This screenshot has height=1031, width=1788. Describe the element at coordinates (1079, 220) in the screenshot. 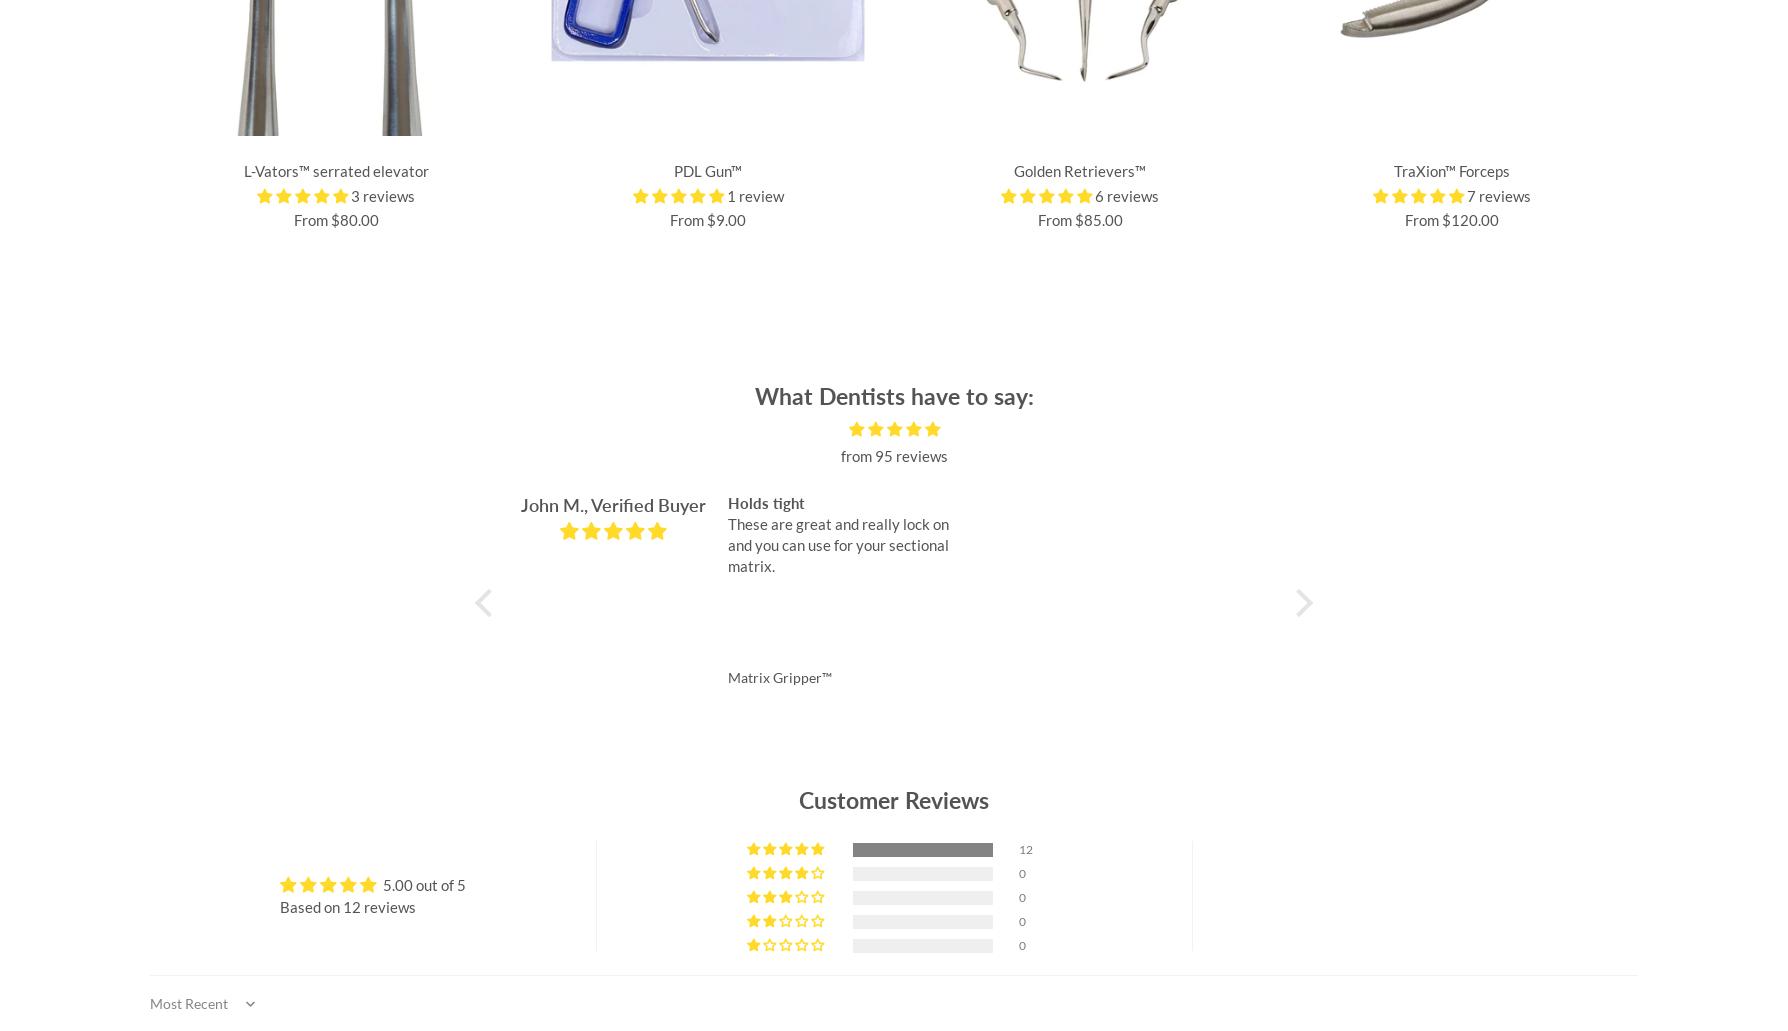

I see `'From $85.00'` at that location.